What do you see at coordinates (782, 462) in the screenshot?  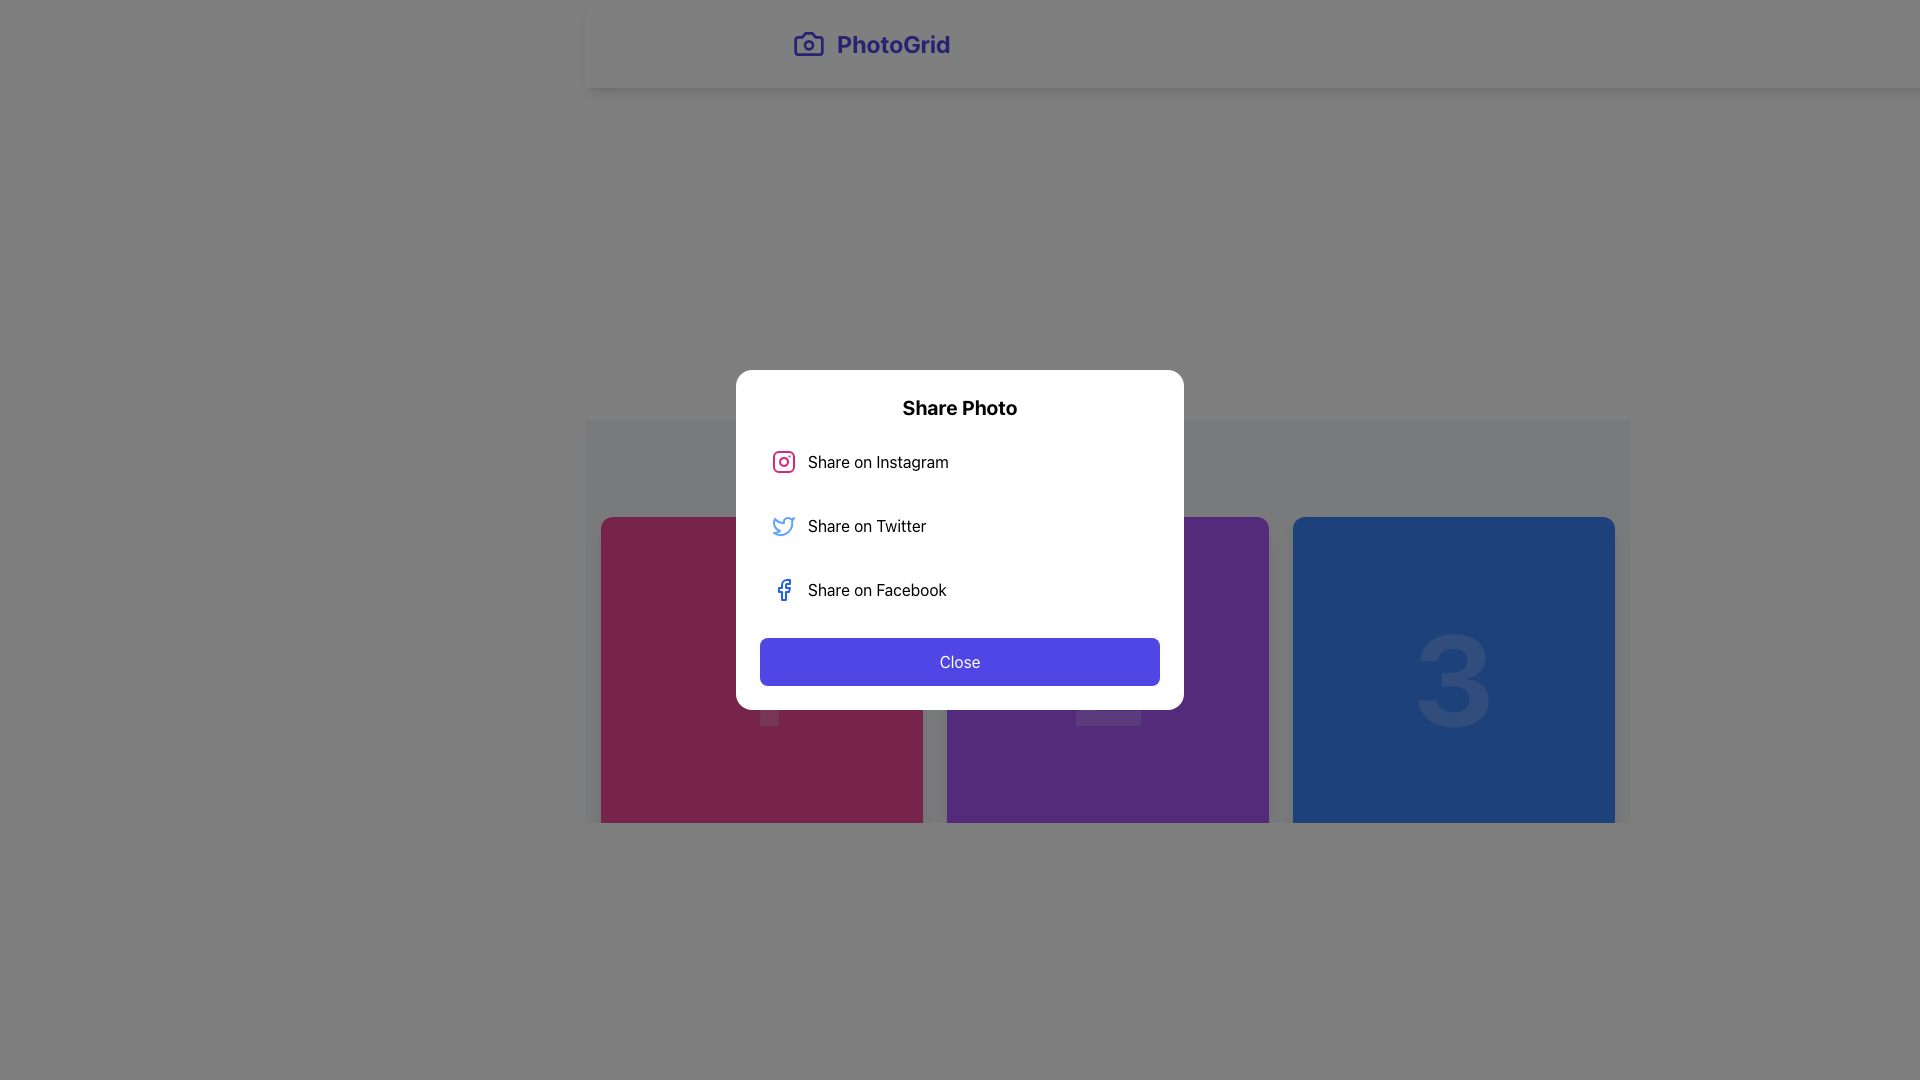 I see `the pink rounded rectangle icon that resembles an Instagram icon located in the top row of the options modal, to the left of the 'Share on Instagram' text for tooltip or visual feedback` at bounding box center [782, 462].